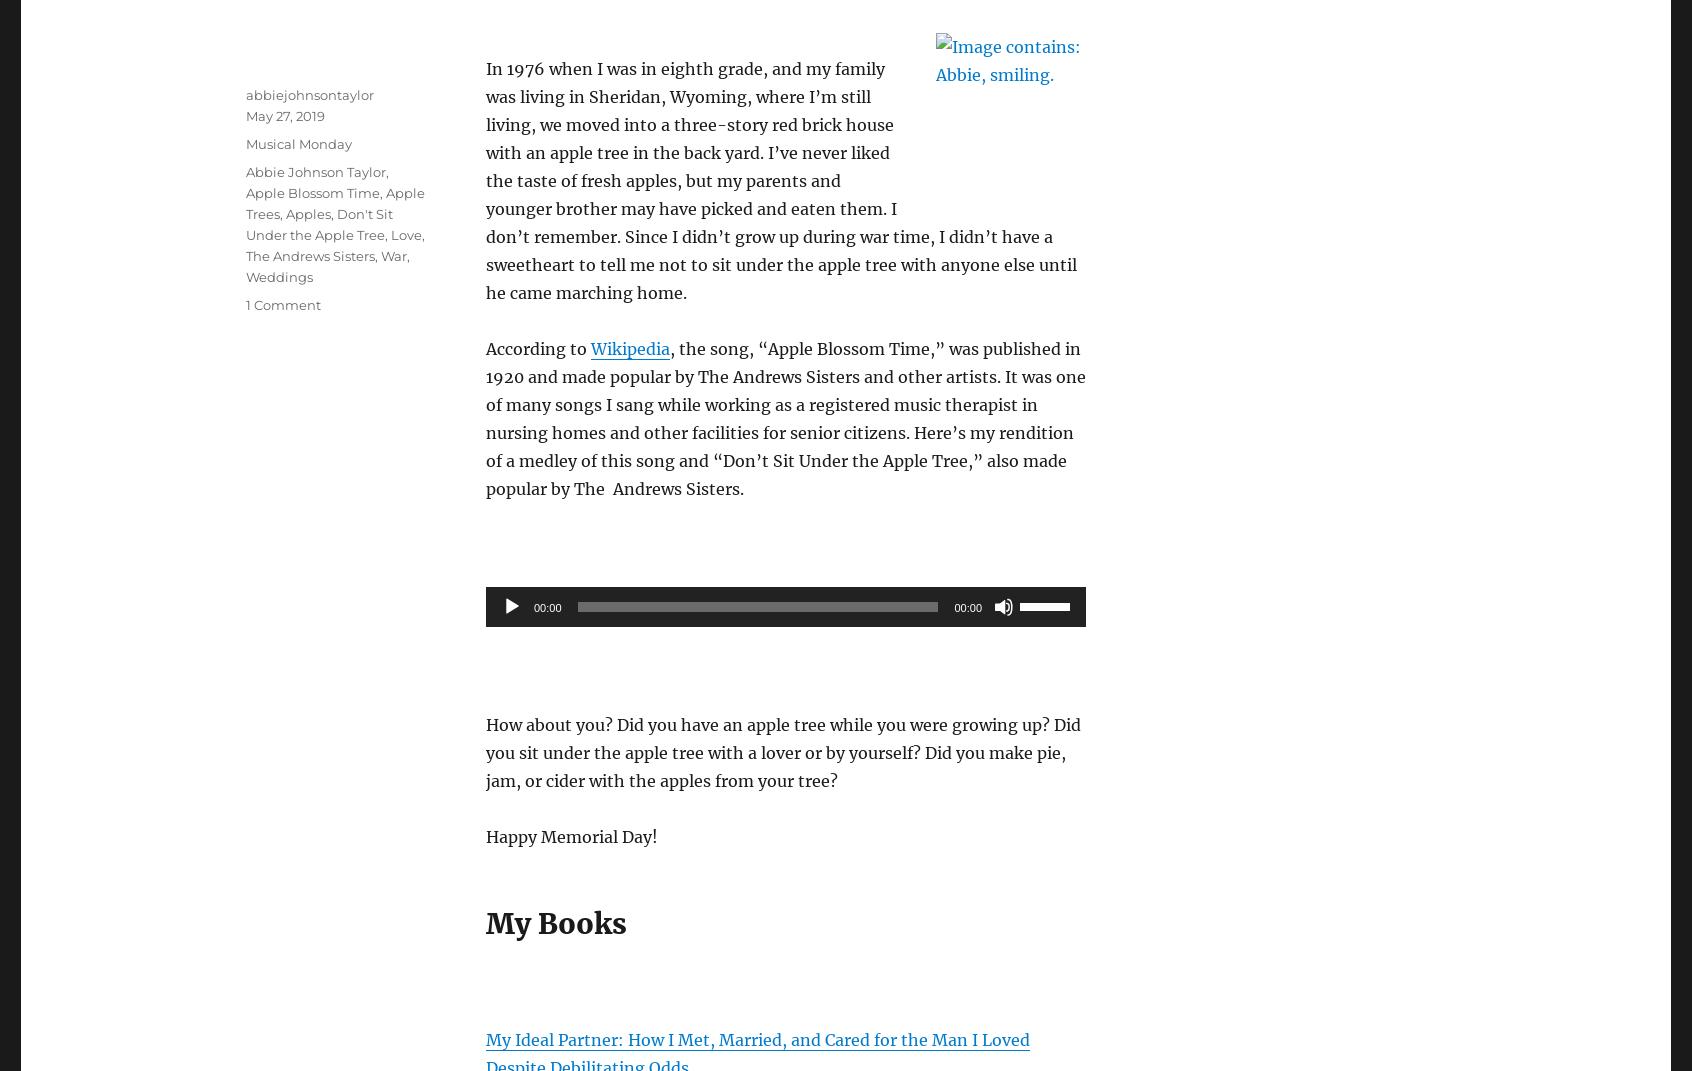 This screenshot has height=1071, width=1692. What do you see at coordinates (538, 346) in the screenshot?
I see `'According to'` at bounding box center [538, 346].